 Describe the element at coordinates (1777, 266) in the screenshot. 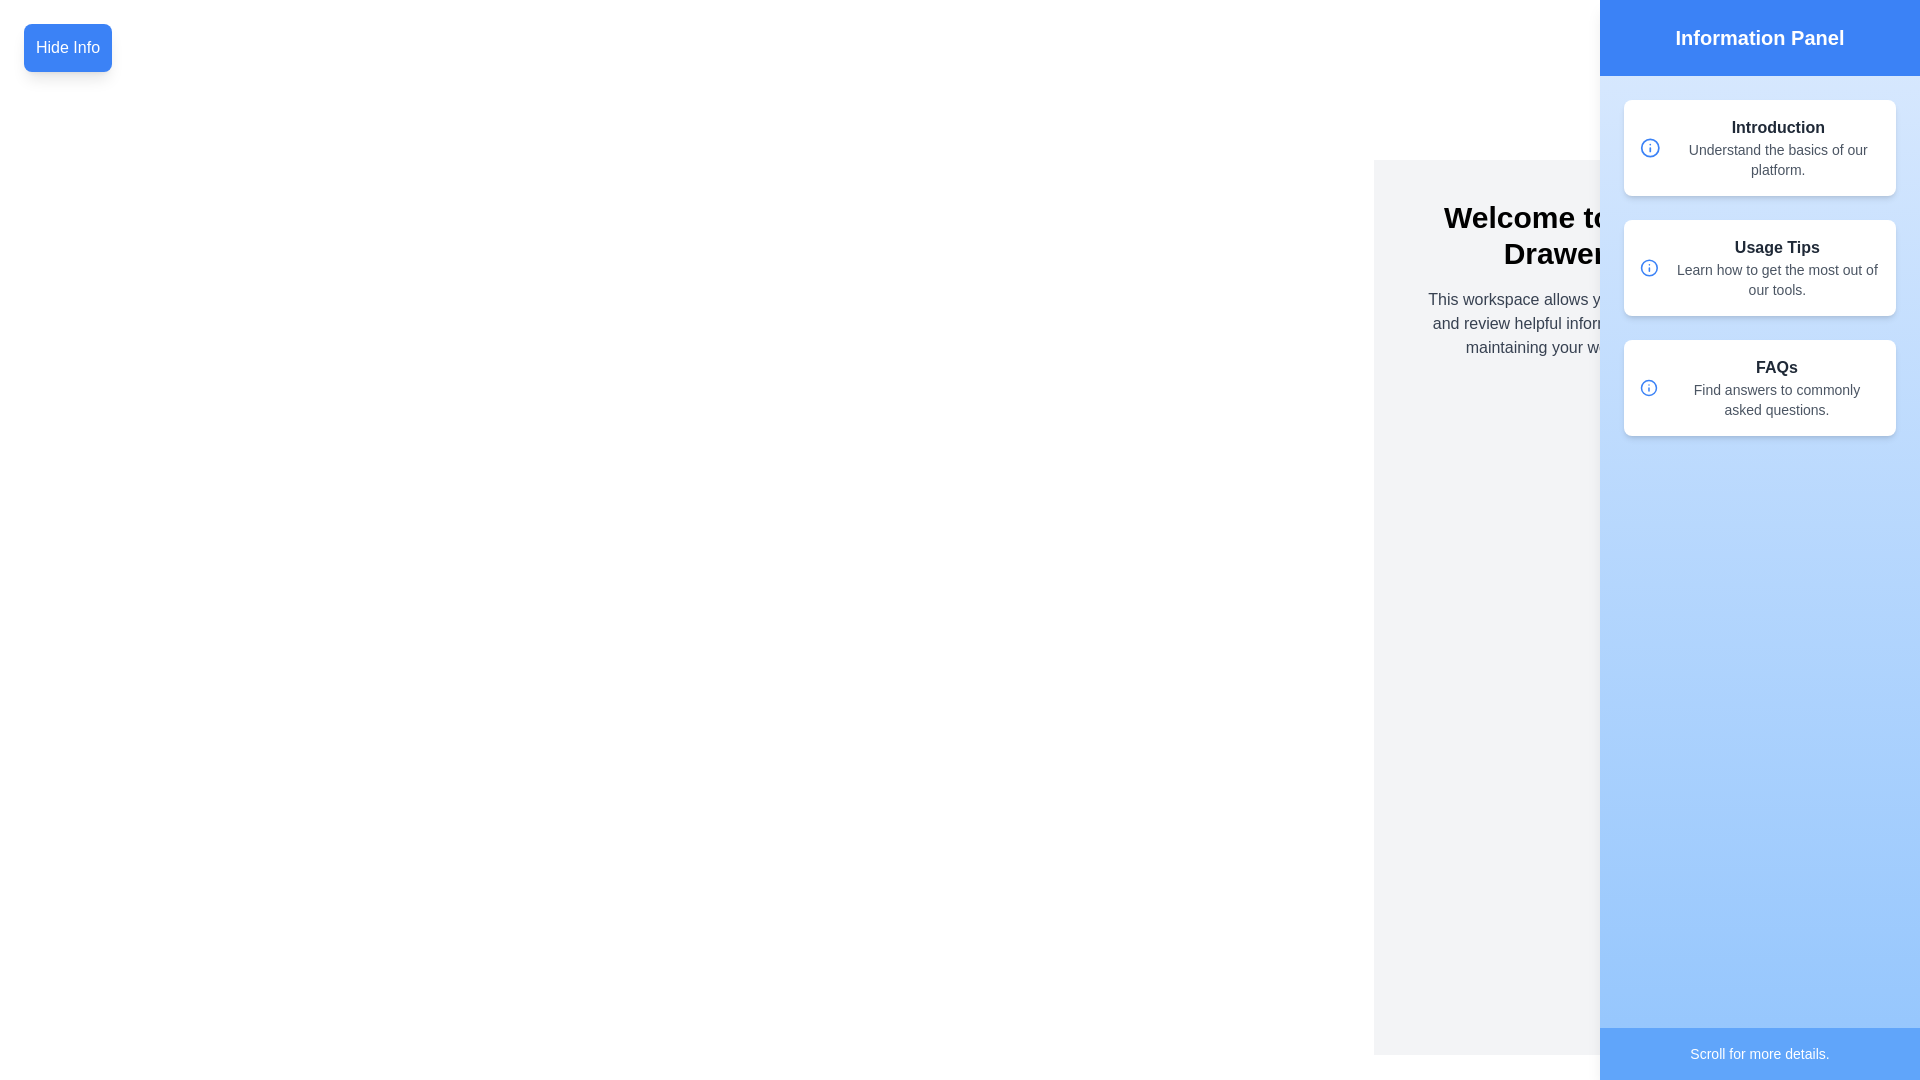

I see `informational text block titled 'Usage Tips' which contains the description 'Learn how to get the most out of our tools.'` at that location.